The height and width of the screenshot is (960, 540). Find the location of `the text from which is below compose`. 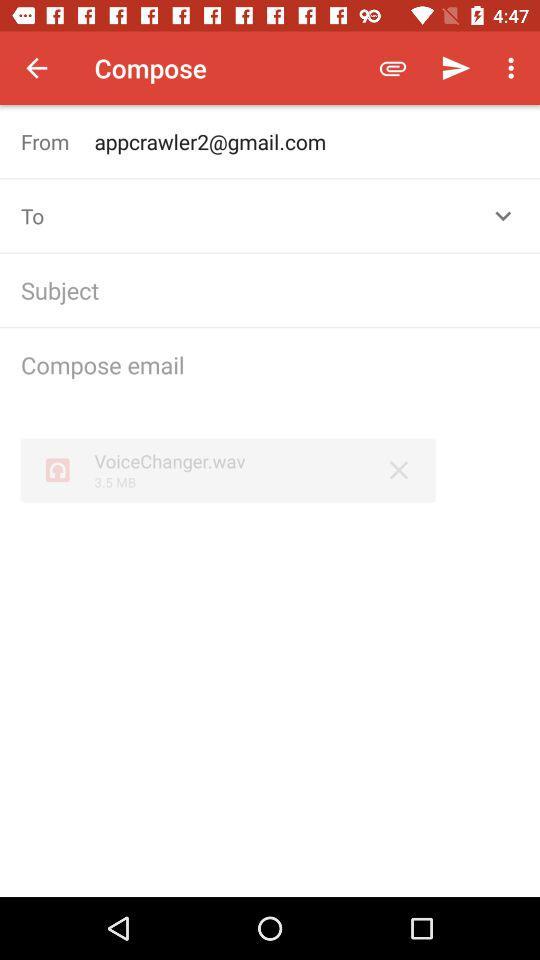

the text from which is below compose is located at coordinates (57, 140).